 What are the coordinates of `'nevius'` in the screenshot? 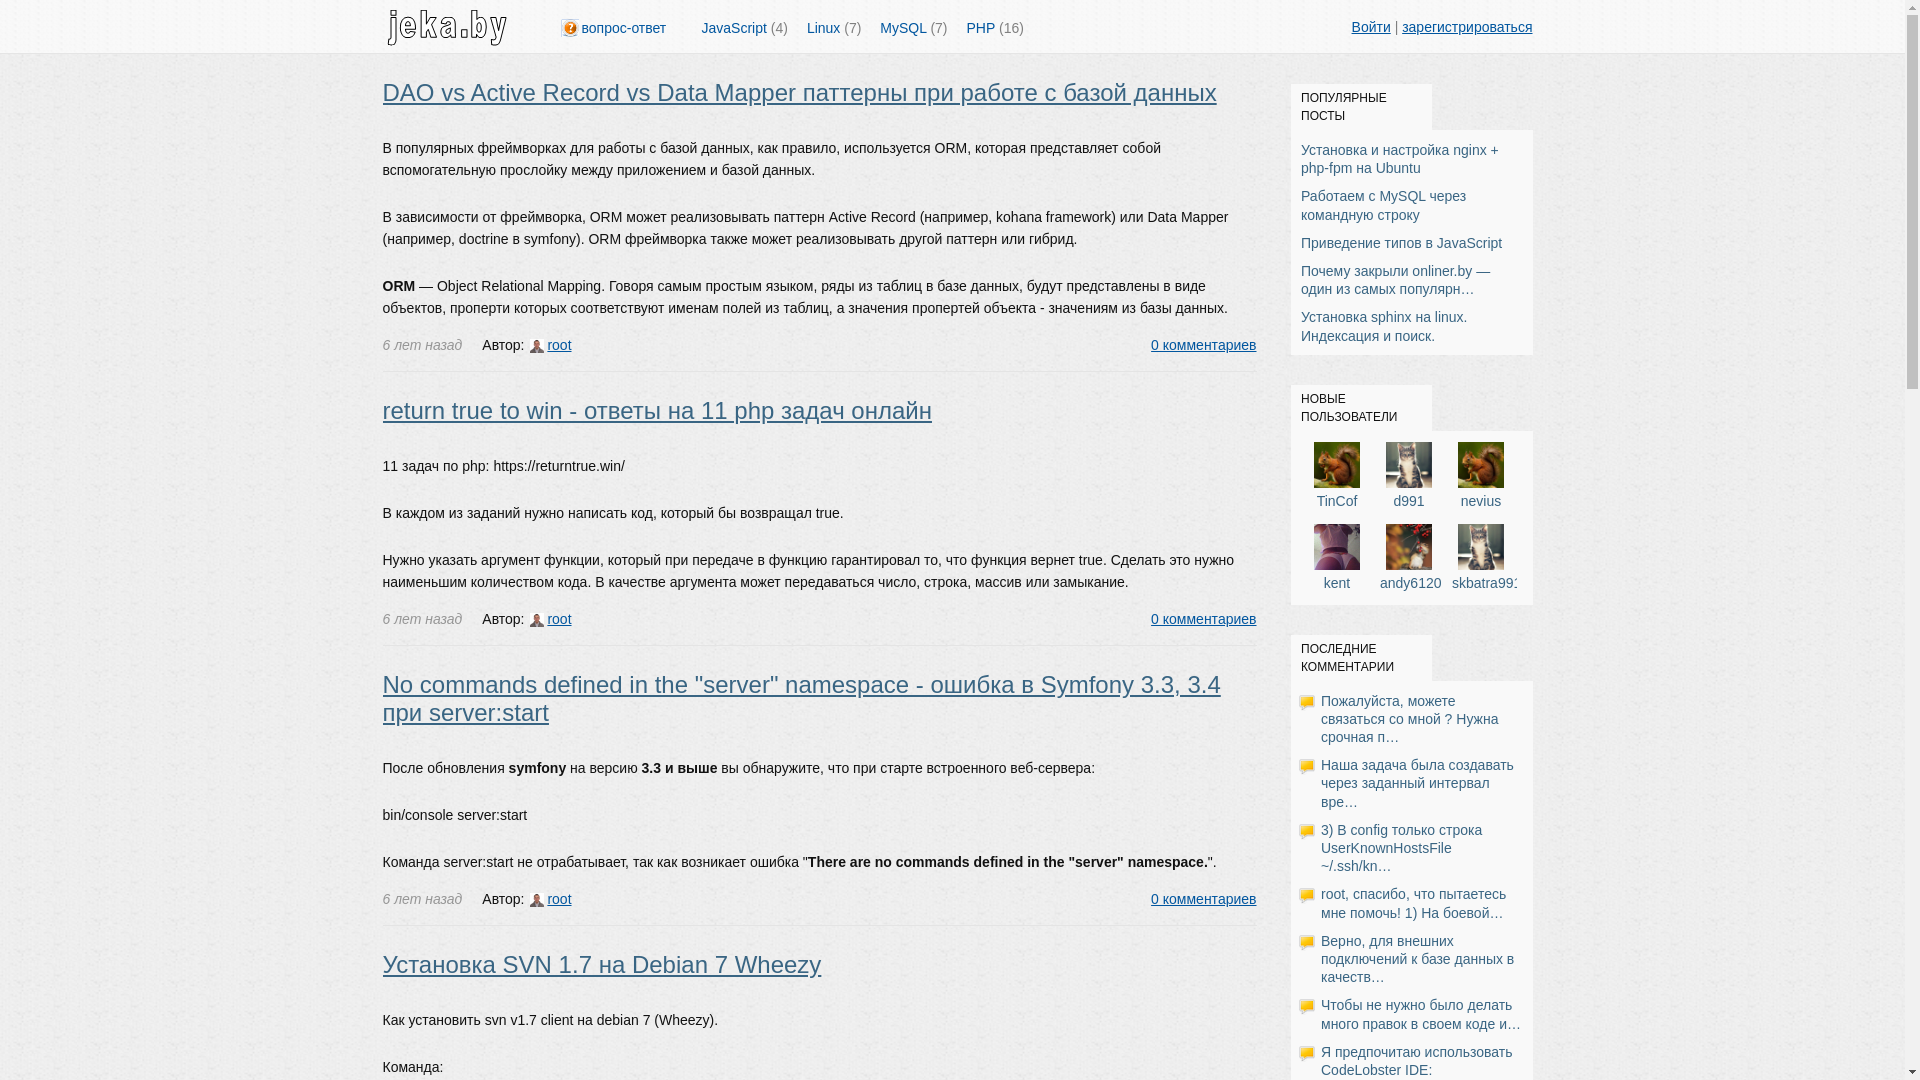 It's located at (1481, 492).